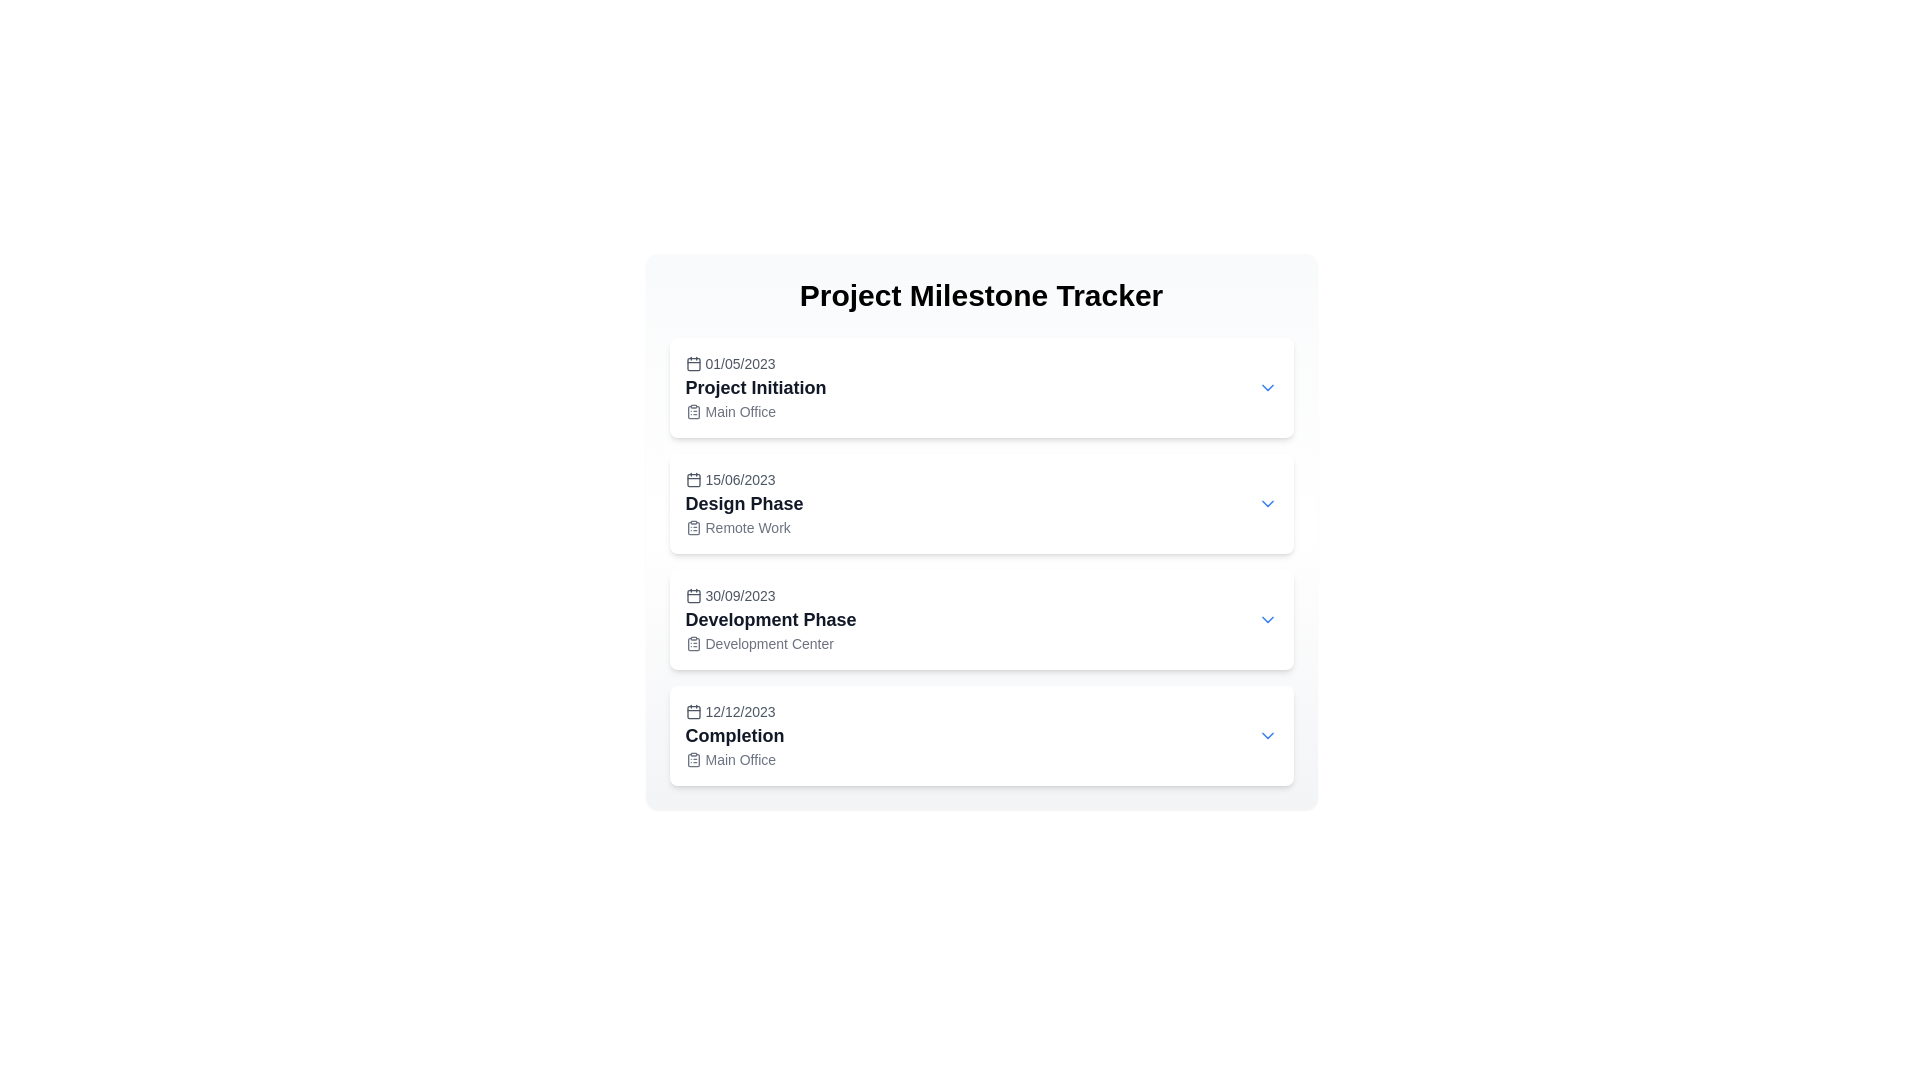 Image resolution: width=1920 pixels, height=1080 pixels. What do you see at coordinates (1266, 619) in the screenshot?
I see `the small blue down-chevron icon indicating a dropdown for the 'Development Phase' entry in the milestone list` at bounding box center [1266, 619].